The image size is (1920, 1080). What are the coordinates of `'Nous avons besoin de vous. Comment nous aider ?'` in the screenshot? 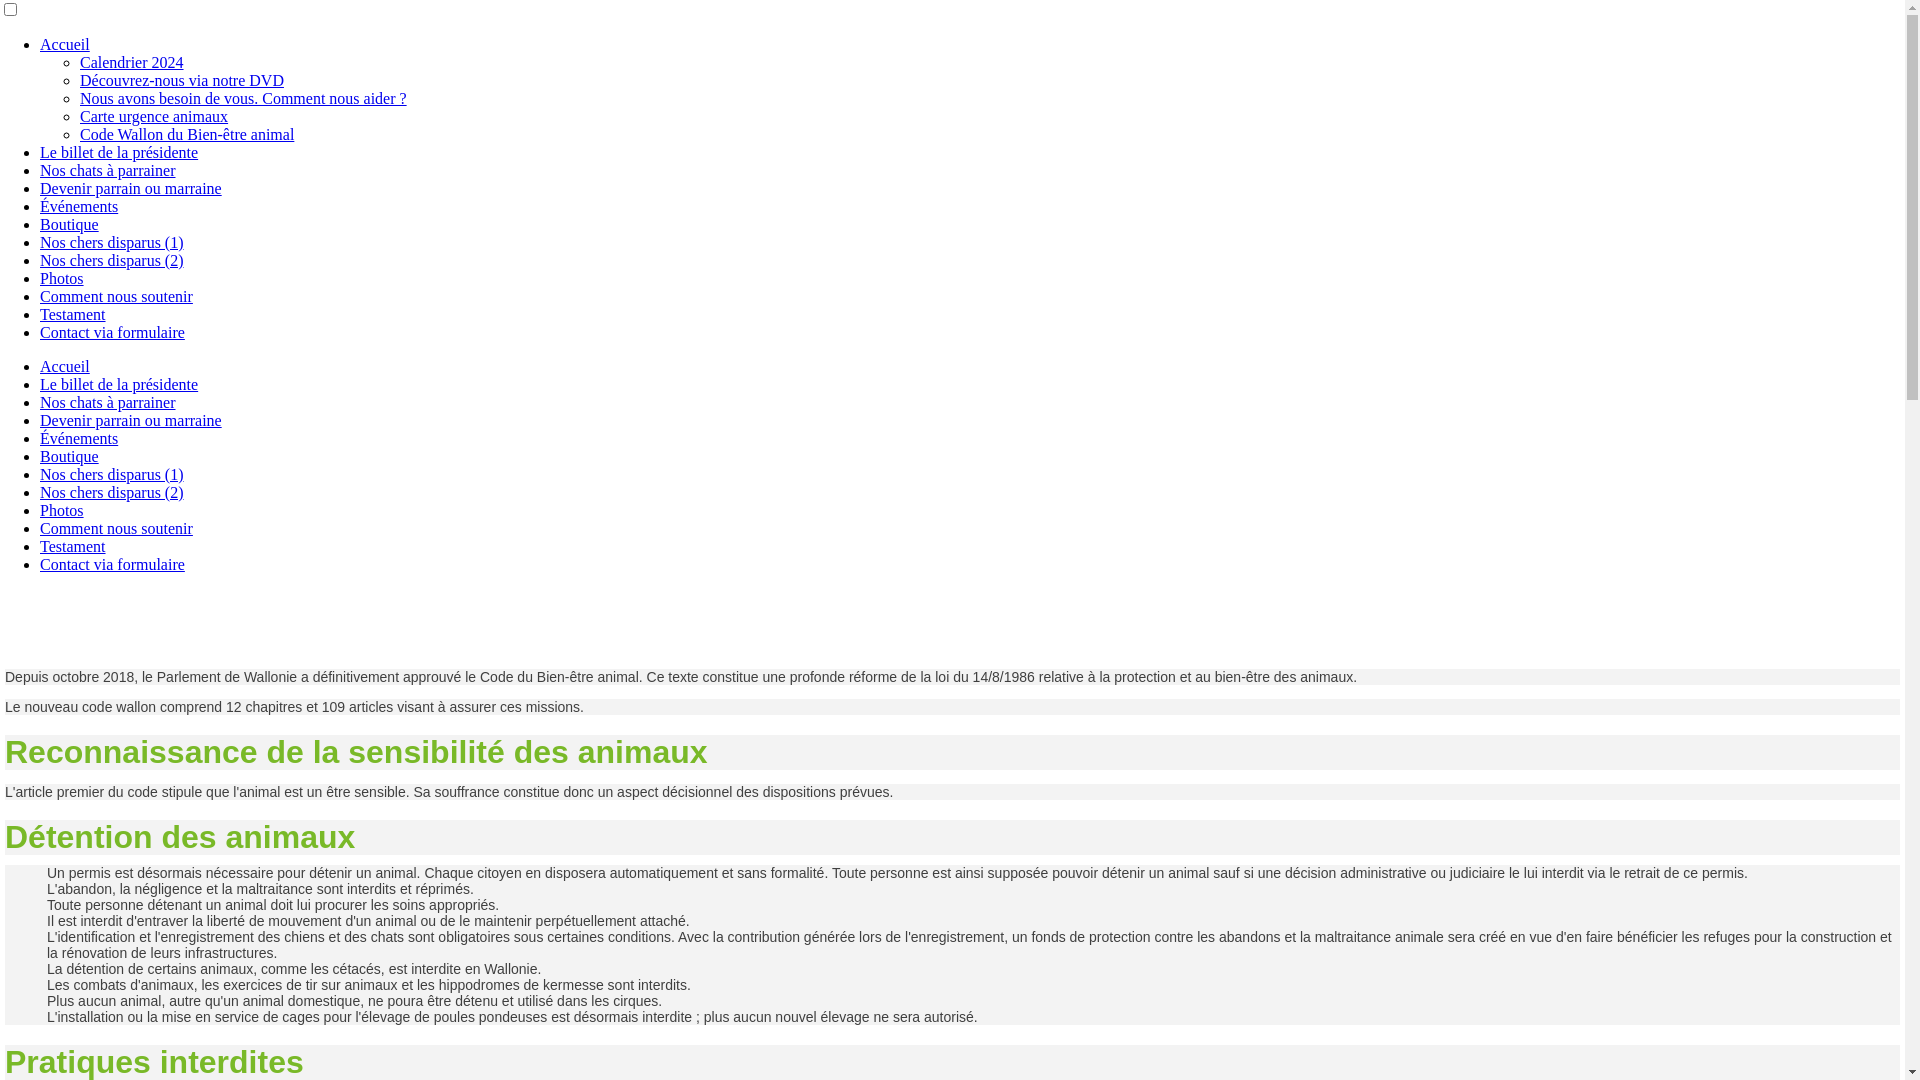 It's located at (242, 98).